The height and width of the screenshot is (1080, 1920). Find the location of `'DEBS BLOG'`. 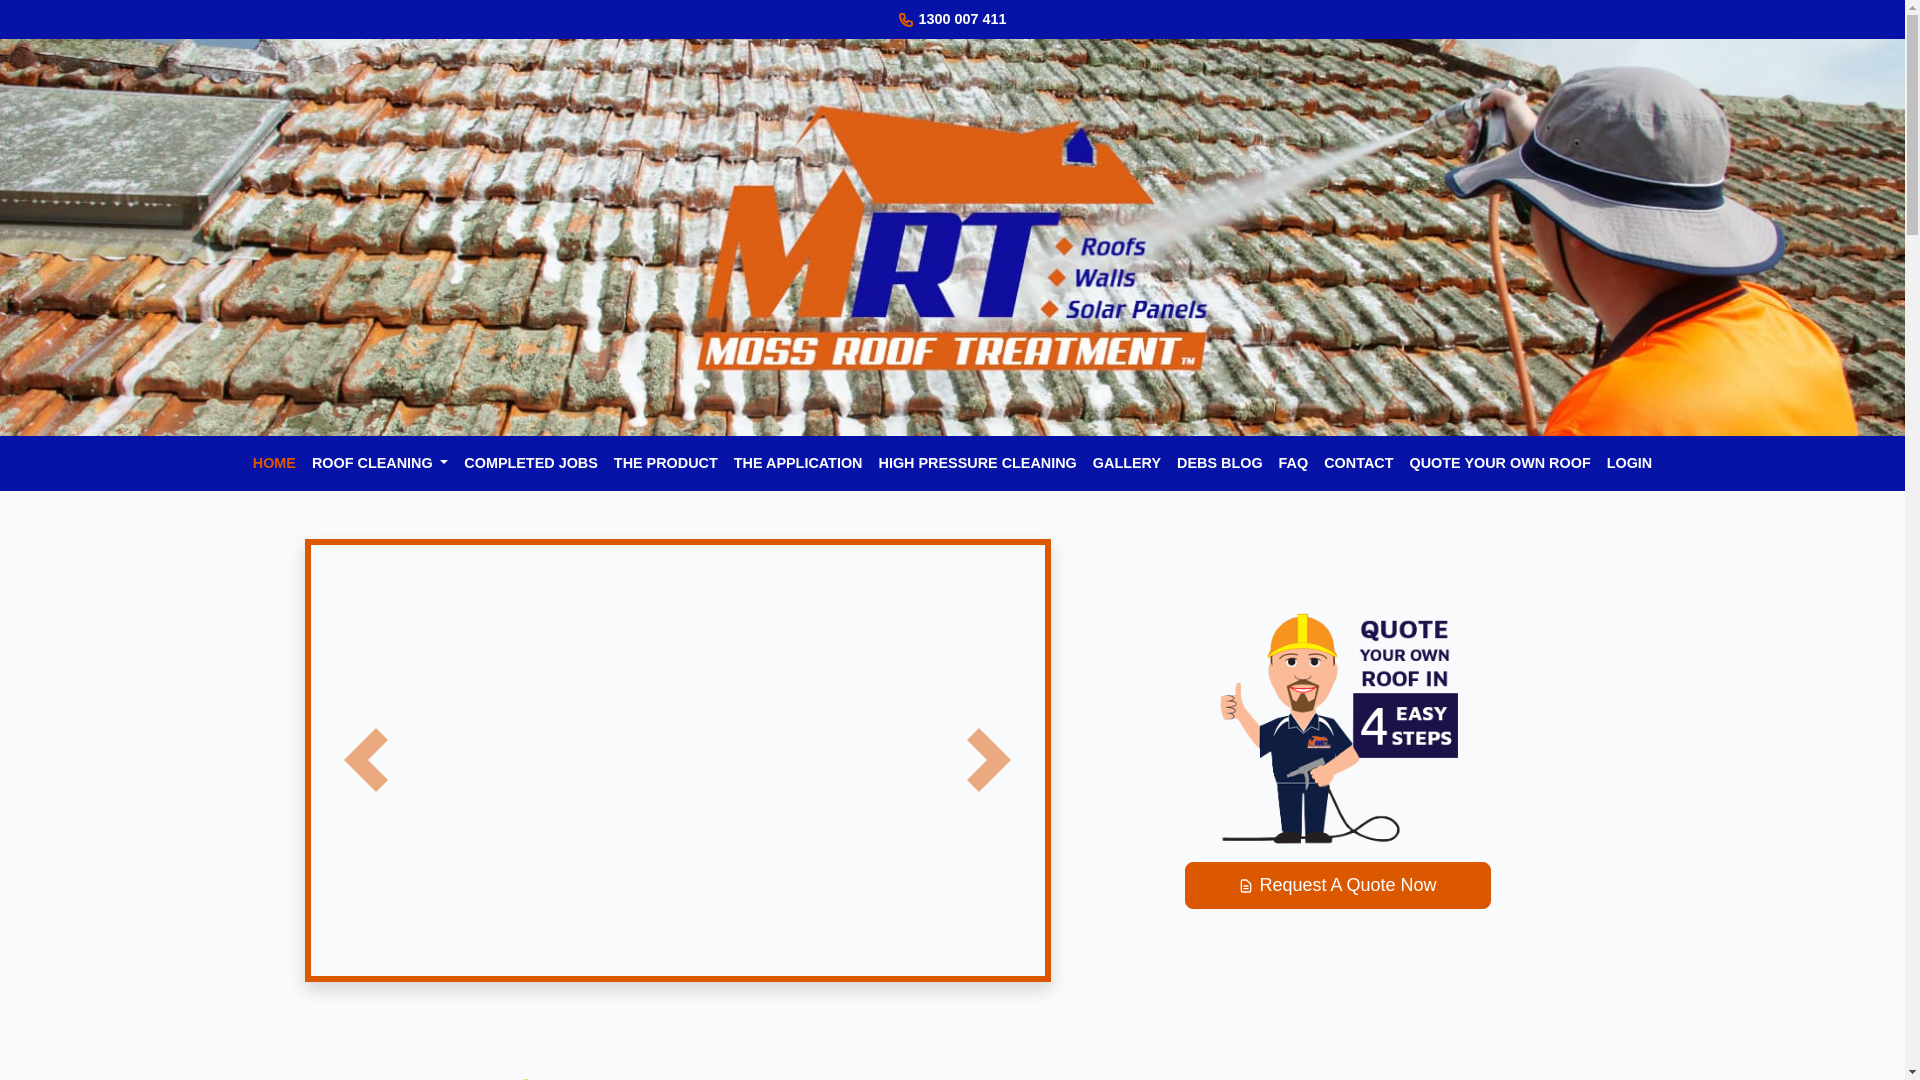

'DEBS BLOG' is located at coordinates (1218, 463).